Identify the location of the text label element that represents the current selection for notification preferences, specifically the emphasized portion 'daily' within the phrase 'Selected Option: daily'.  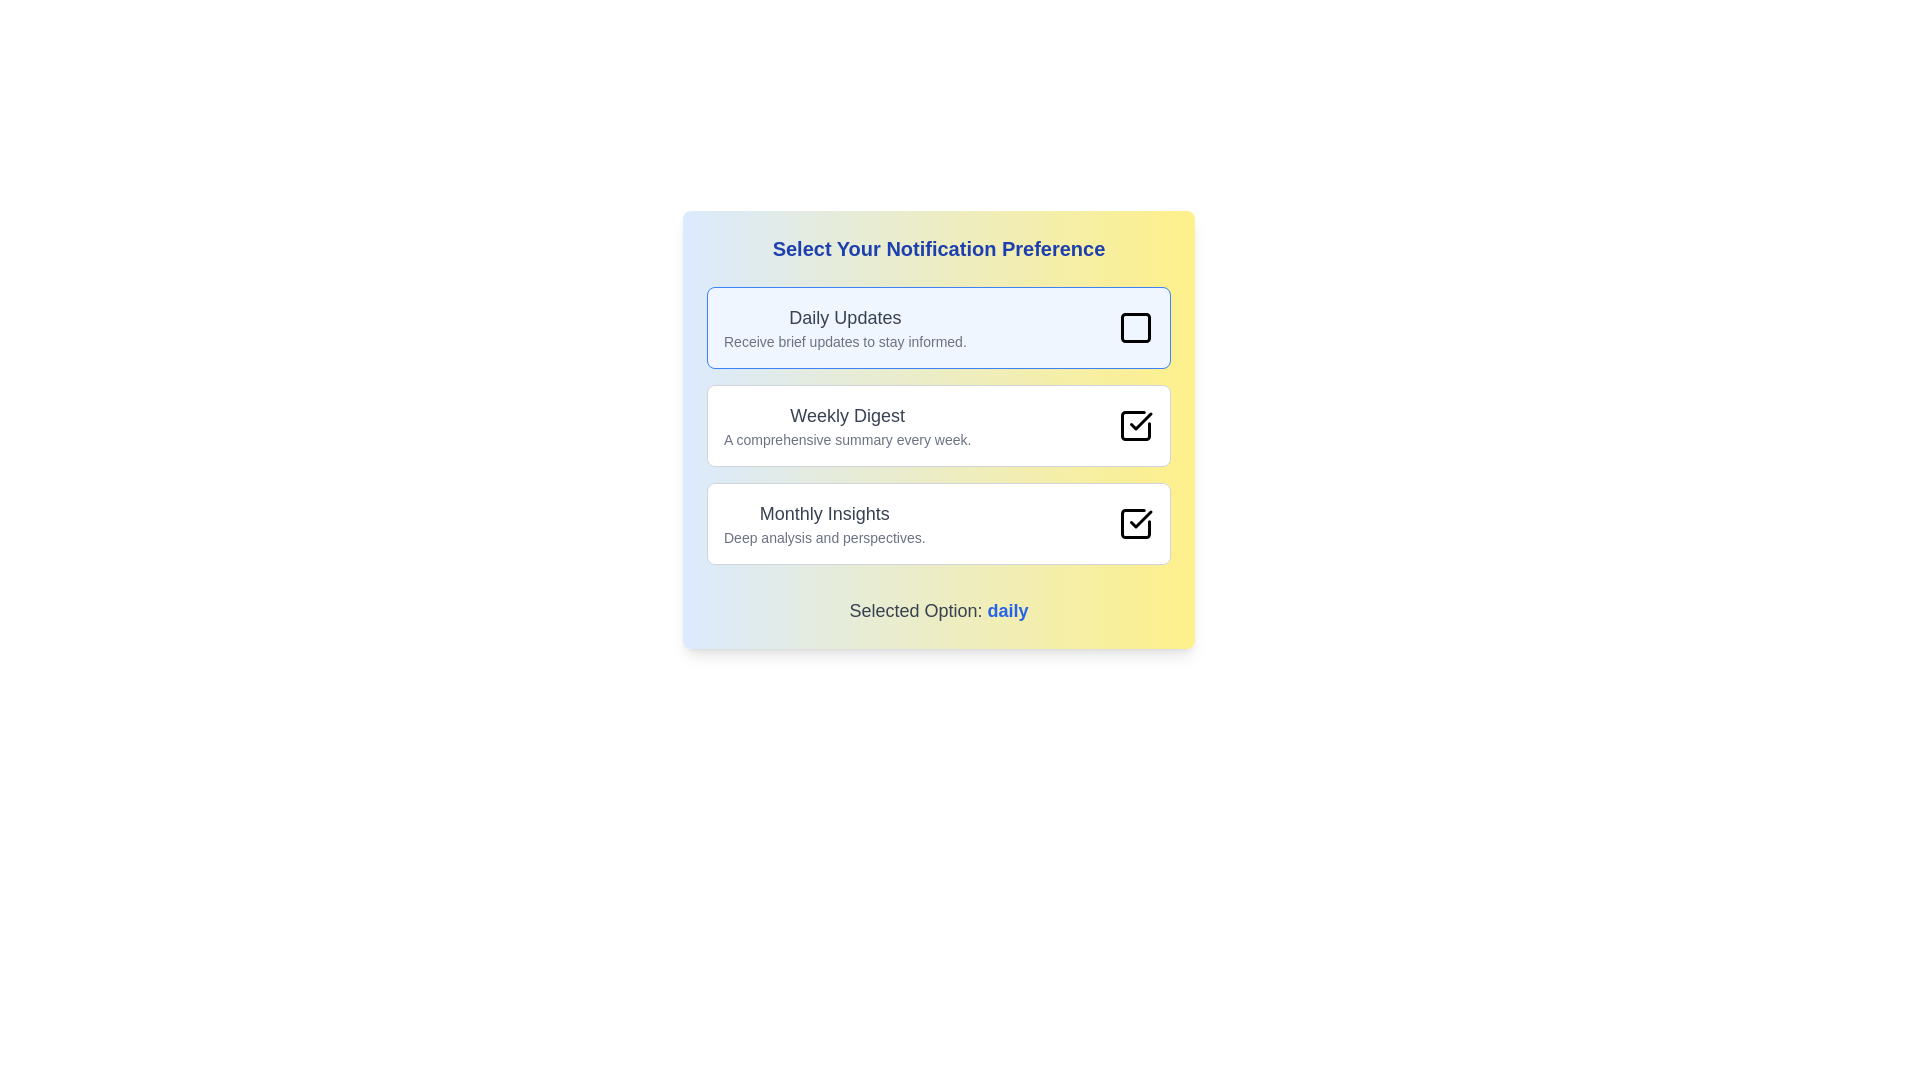
(1008, 609).